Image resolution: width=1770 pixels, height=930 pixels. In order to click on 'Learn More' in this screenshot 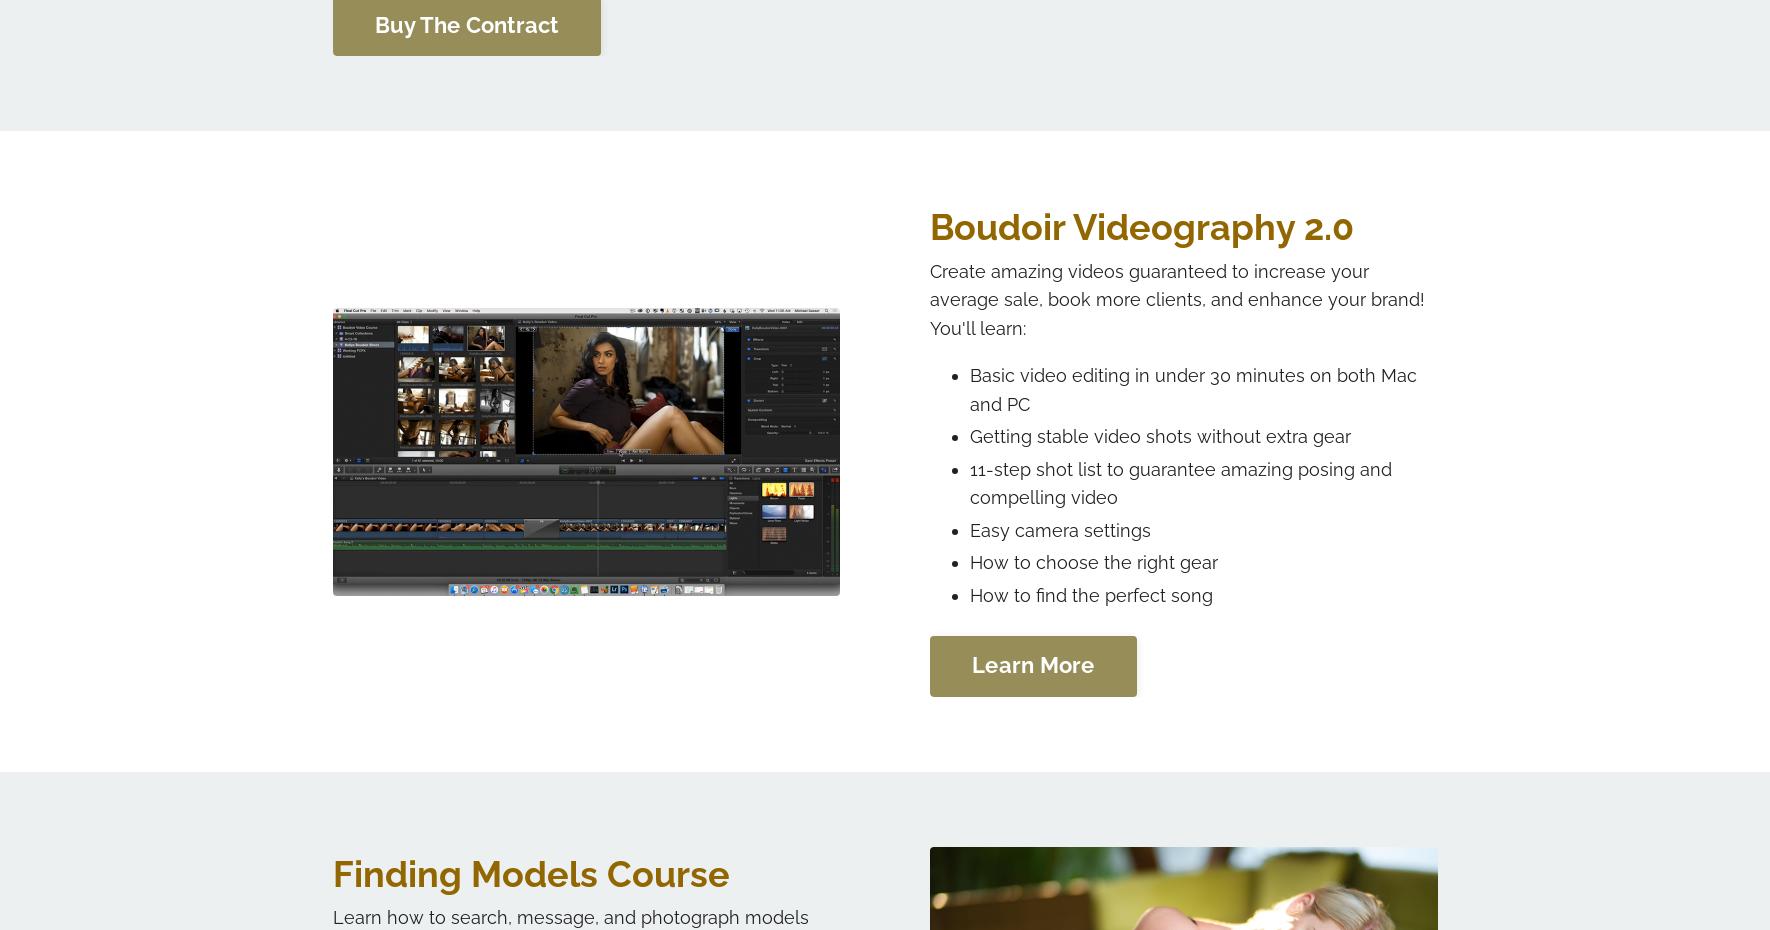, I will do `click(1031, 664)`.